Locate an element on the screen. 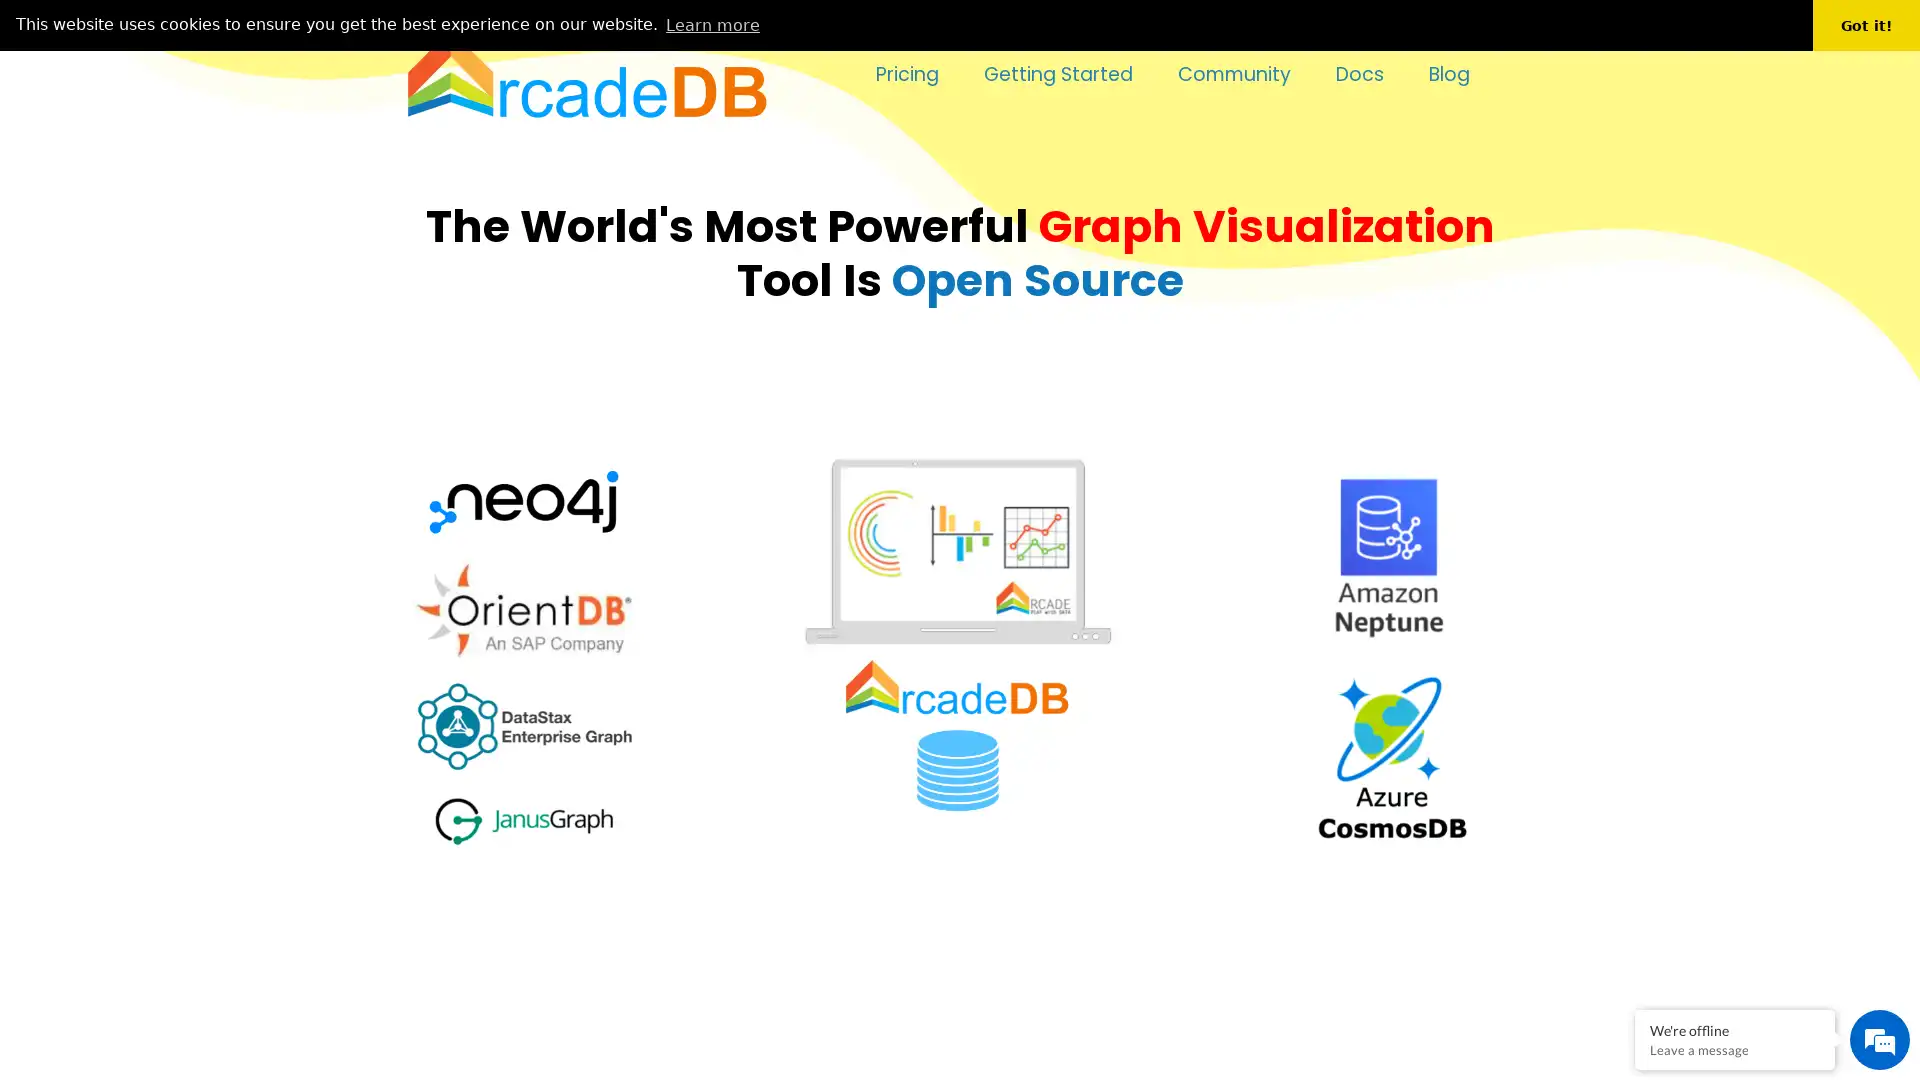  learn more about cookies is located at coordinates (713, 24).